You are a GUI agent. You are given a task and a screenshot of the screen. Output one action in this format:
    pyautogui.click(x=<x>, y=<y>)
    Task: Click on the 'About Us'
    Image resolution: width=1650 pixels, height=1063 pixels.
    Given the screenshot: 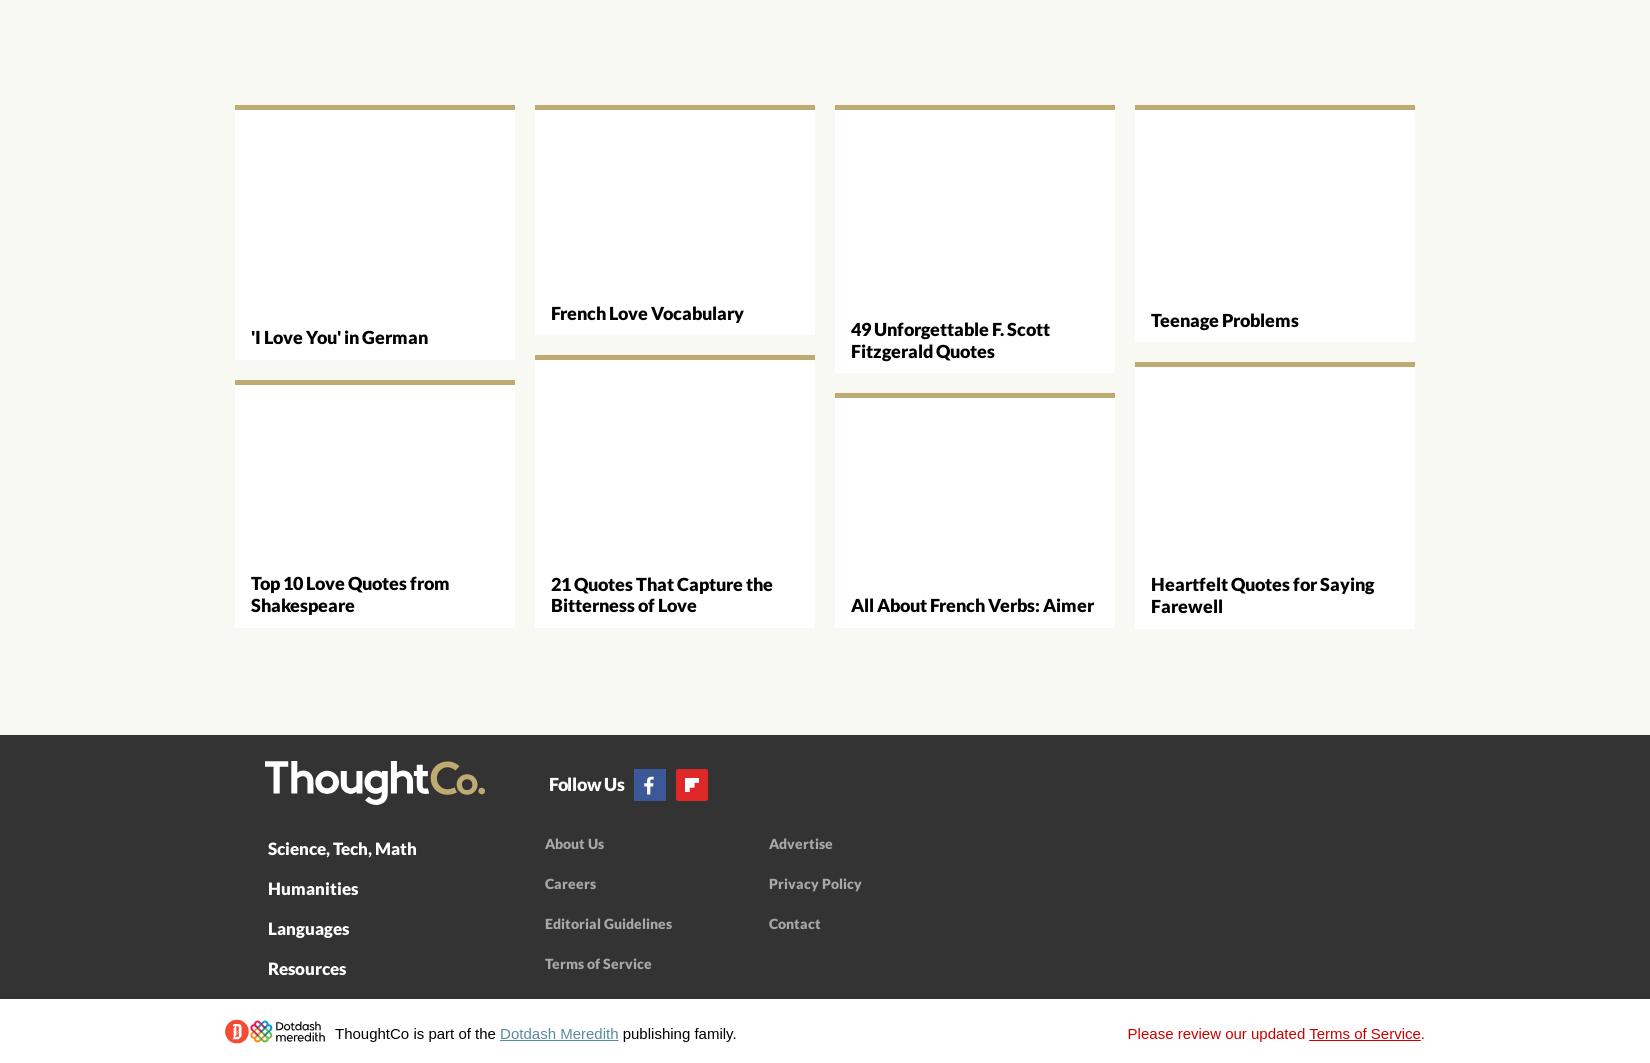 What is the action you would take?
    pyautogui.click(x=573, y=842)
    